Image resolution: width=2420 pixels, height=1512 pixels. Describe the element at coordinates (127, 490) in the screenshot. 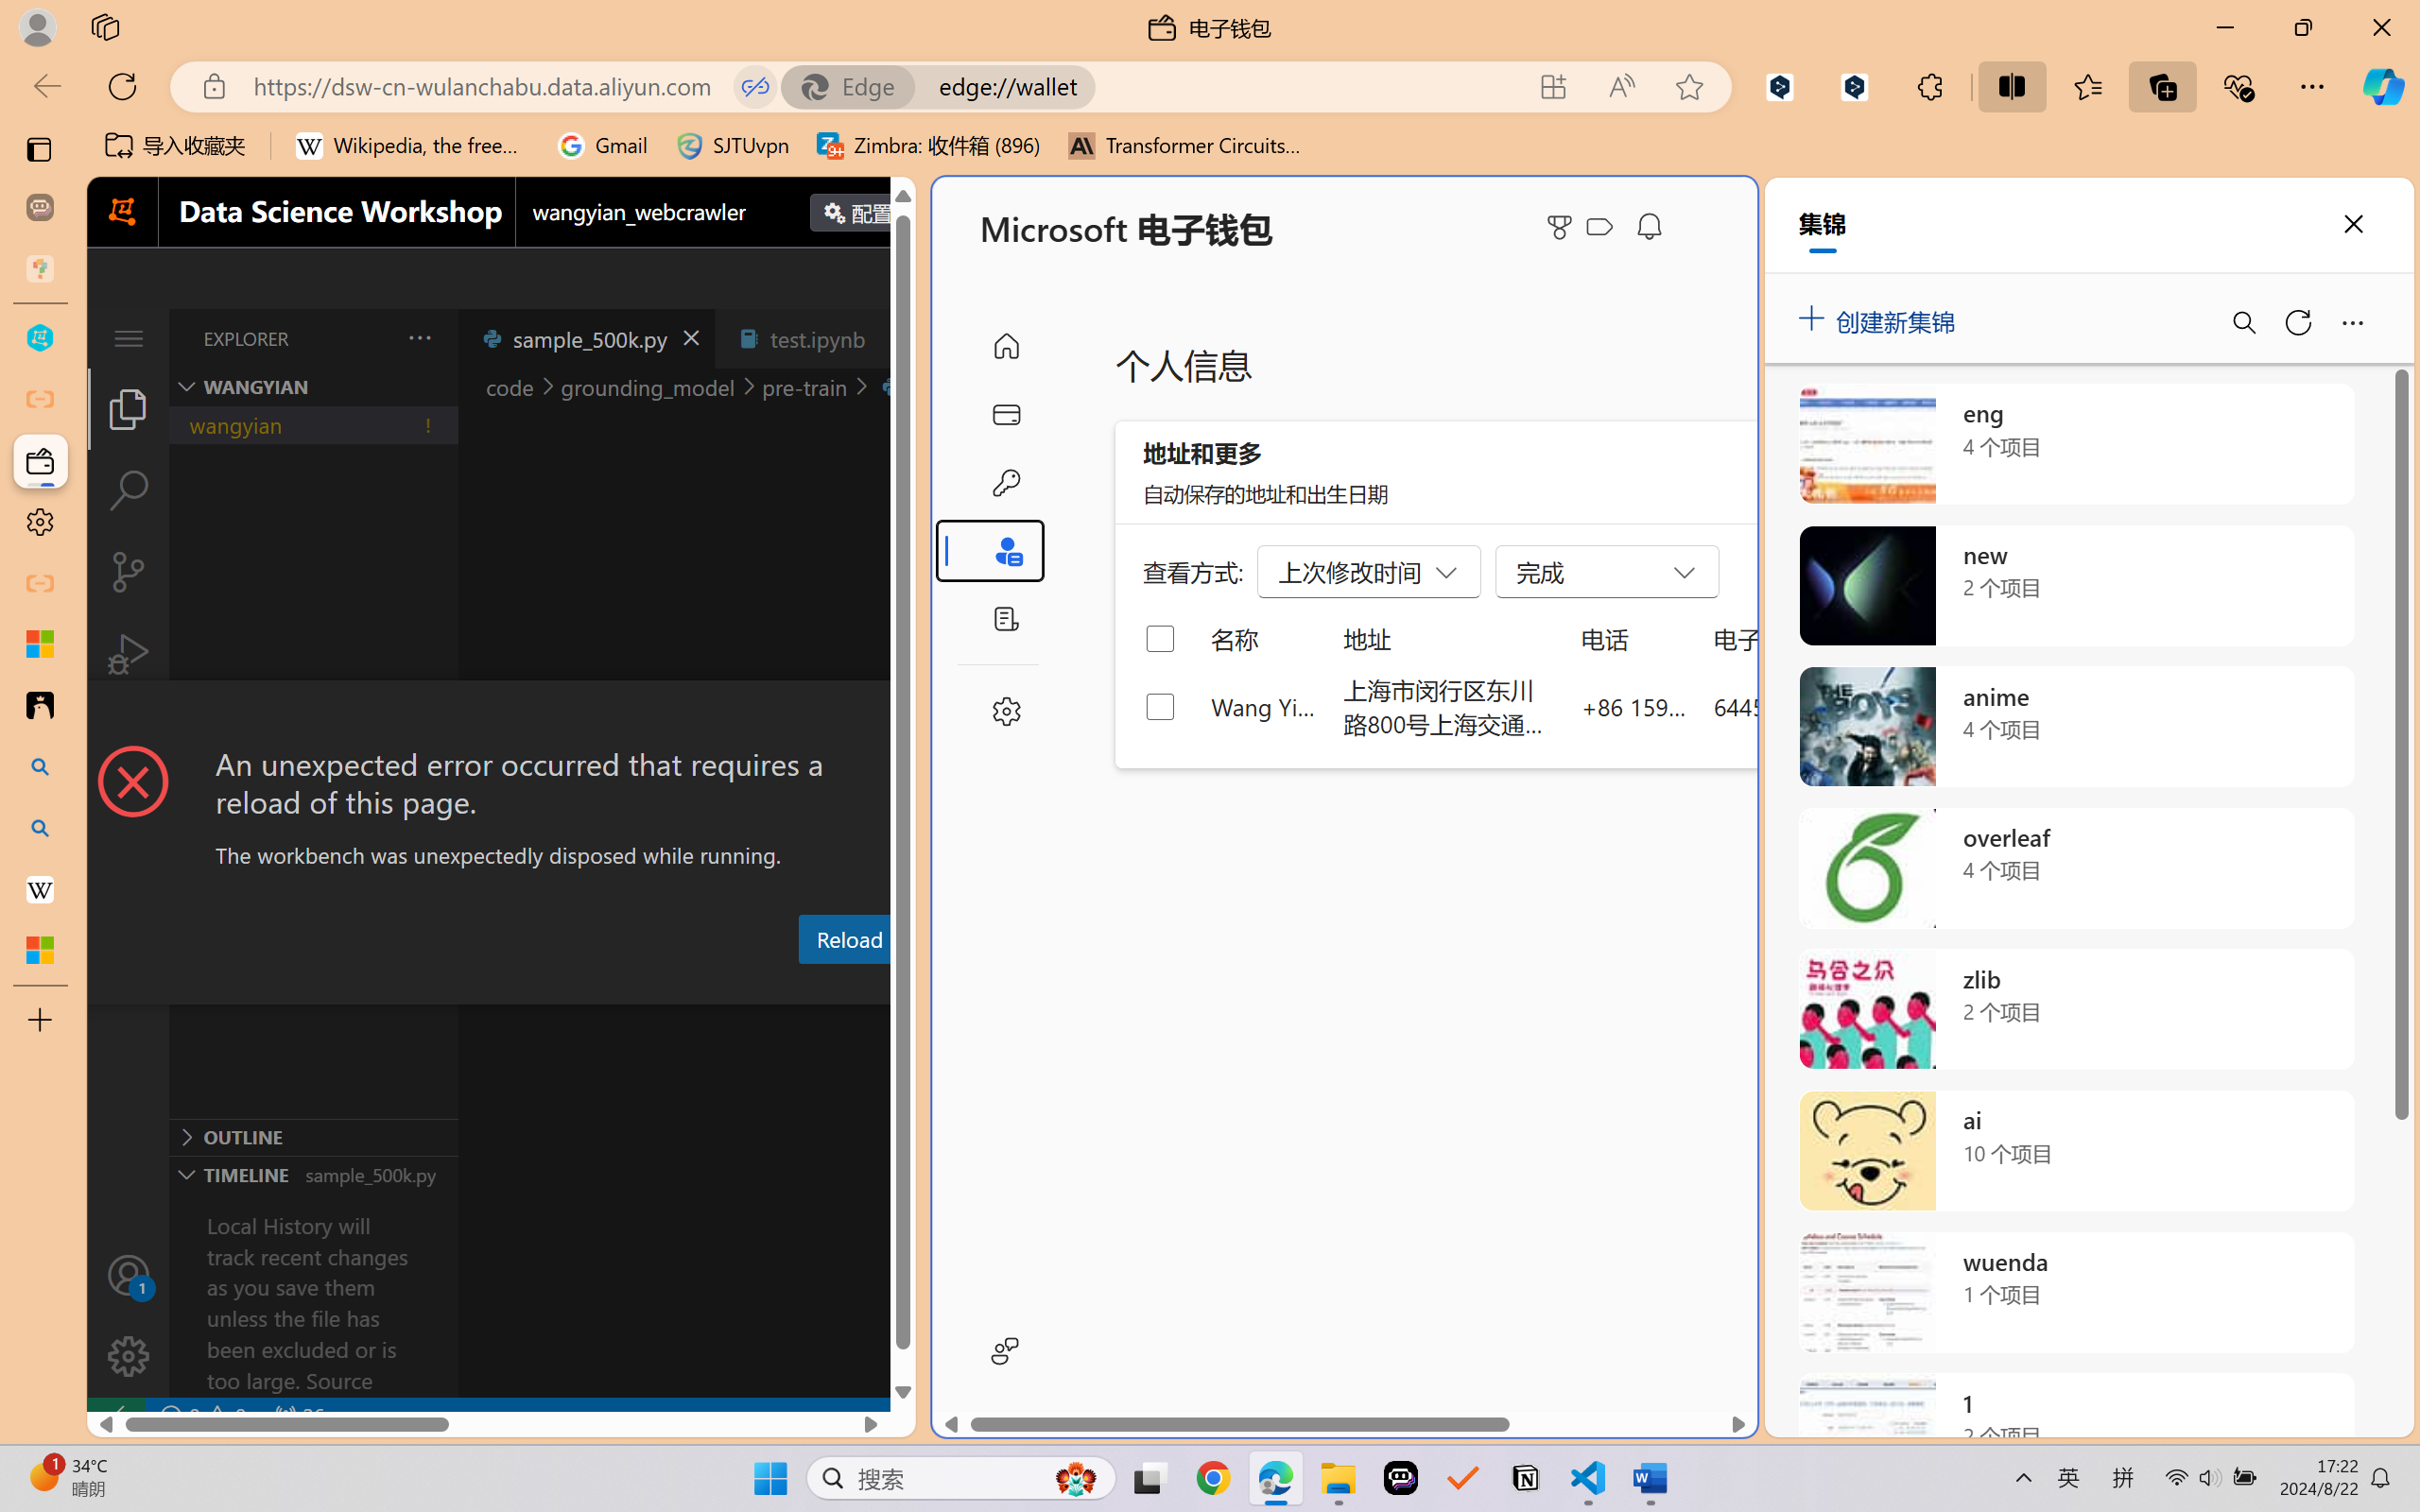

I see `'Search (Ctrl+Shift+F)'` at that location.